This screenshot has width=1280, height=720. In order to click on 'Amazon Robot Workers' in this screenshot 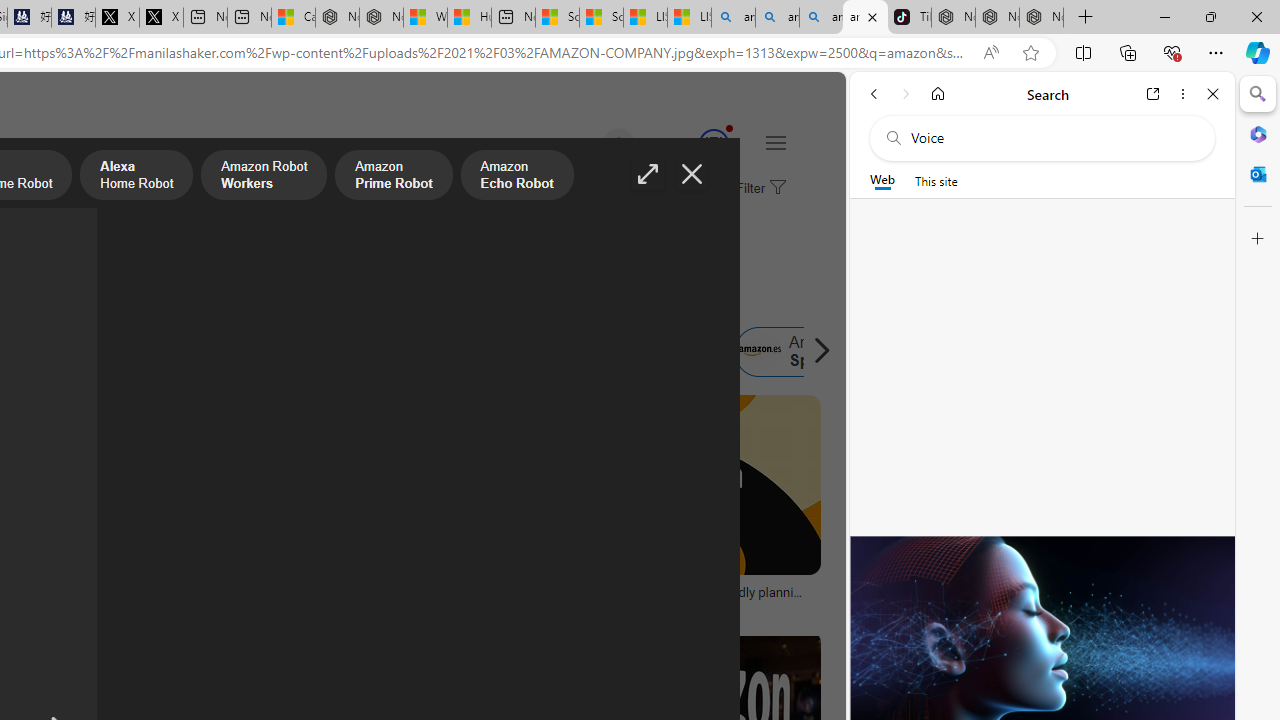, I will do `click(263, 176)`.